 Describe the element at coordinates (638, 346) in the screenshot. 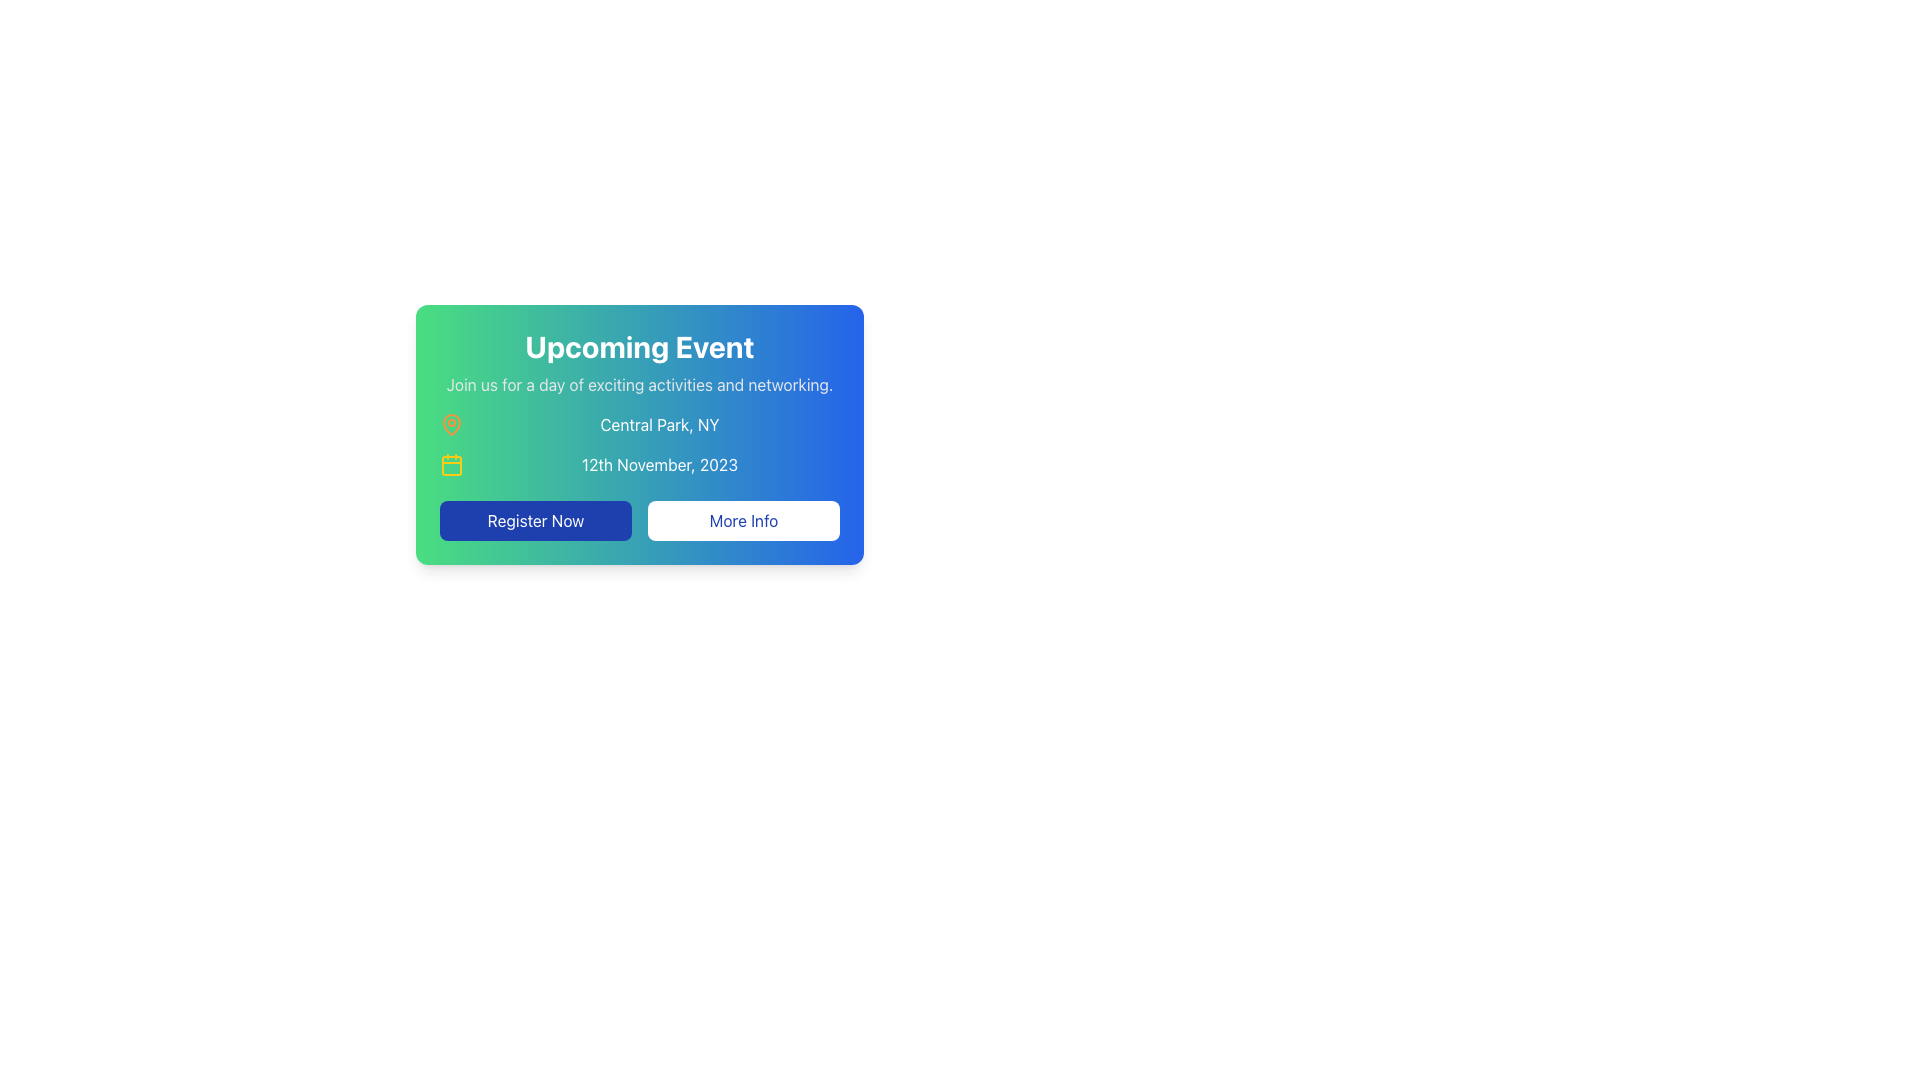

I see `the prominently styled text label that displays 'Upcoming Event', which is large, bold, and white, located at the top part of a rectangular card interface` at that location.